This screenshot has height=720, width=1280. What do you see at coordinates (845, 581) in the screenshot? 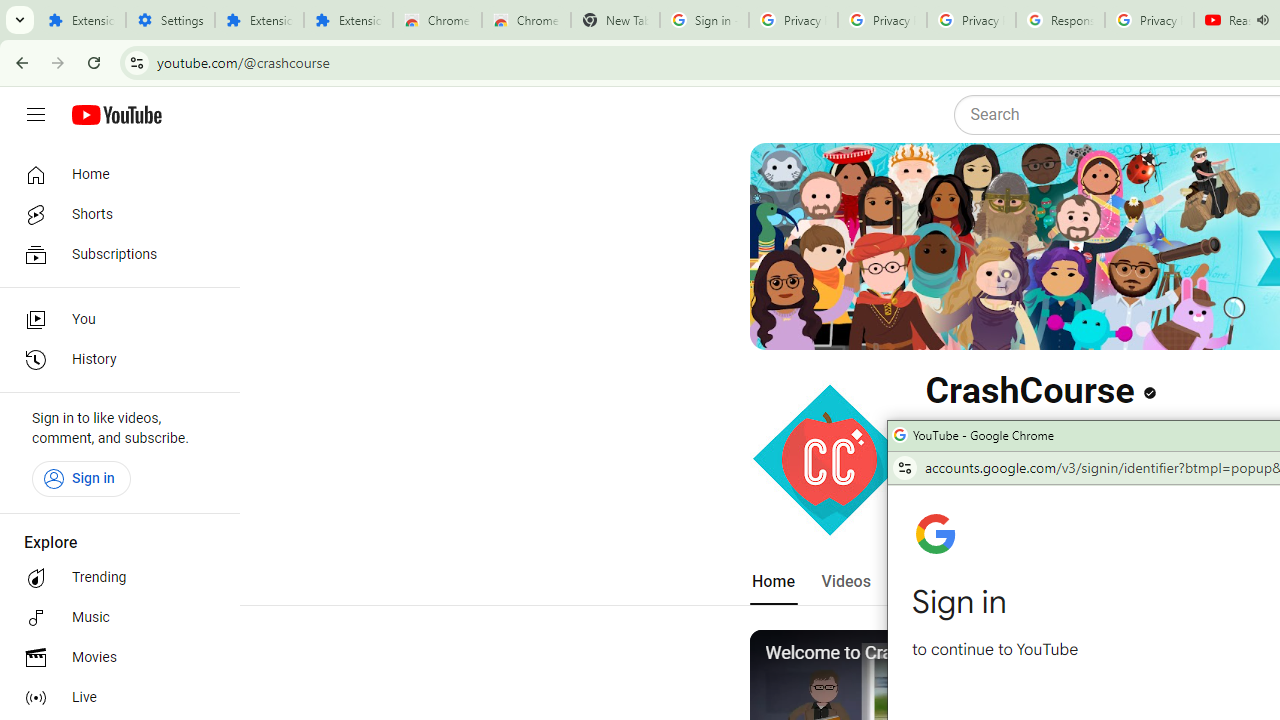
I see `'Videos'` at bounding box center [845, 581].